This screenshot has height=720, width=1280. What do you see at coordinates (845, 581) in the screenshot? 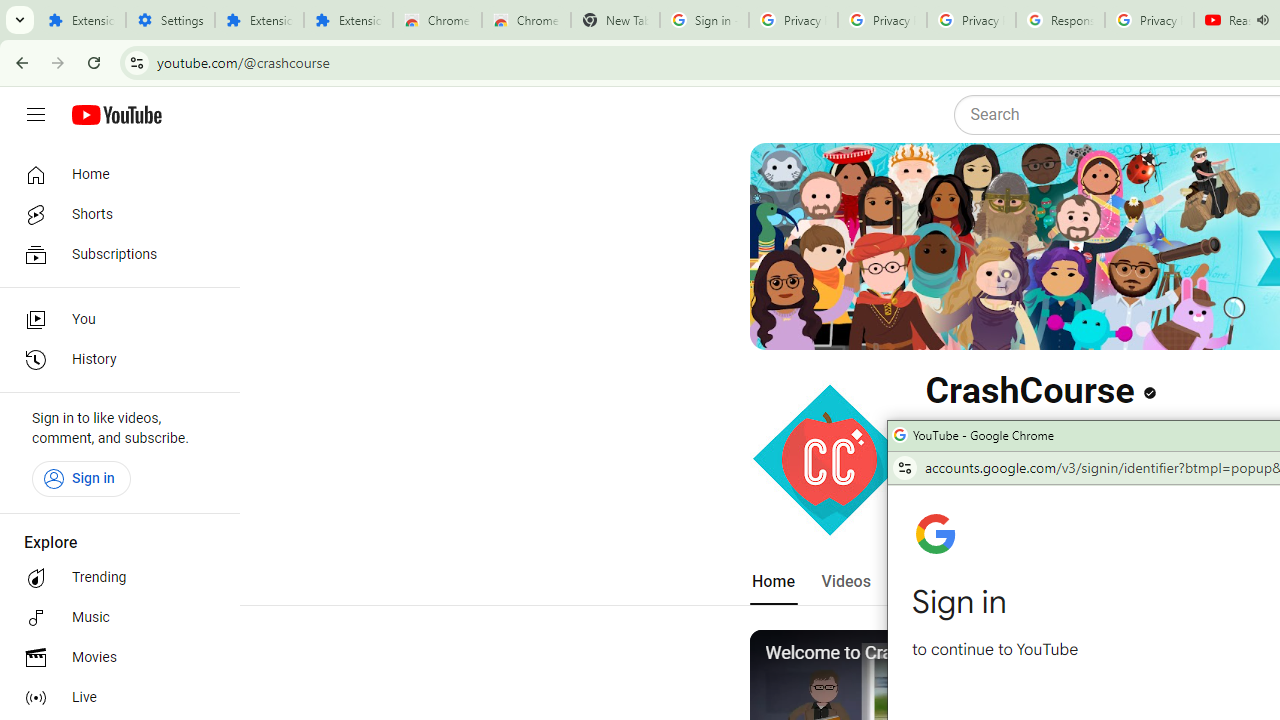
I see `'Videos'` at bounding box center [845, 581].